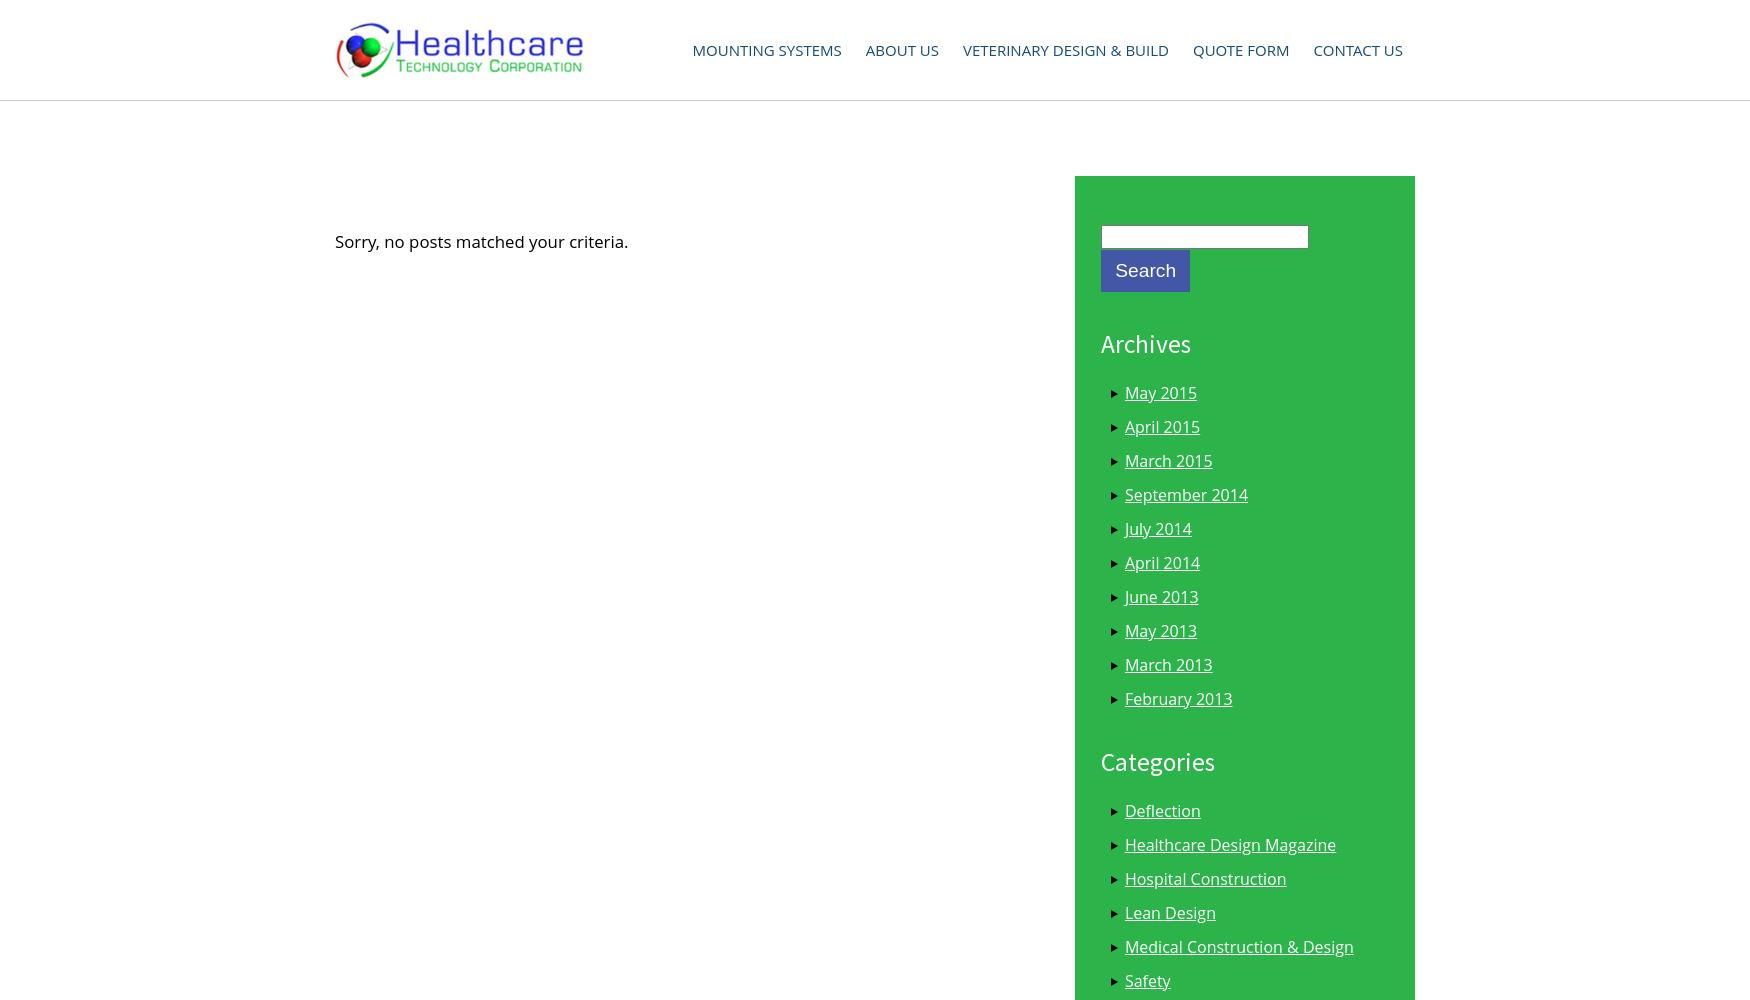 This screenshot has width=1750, height=1000. What do you see at coordinates (1184, 493) in the screenshot?
I see `'September 2014'` at bounding box center [1184, 493].